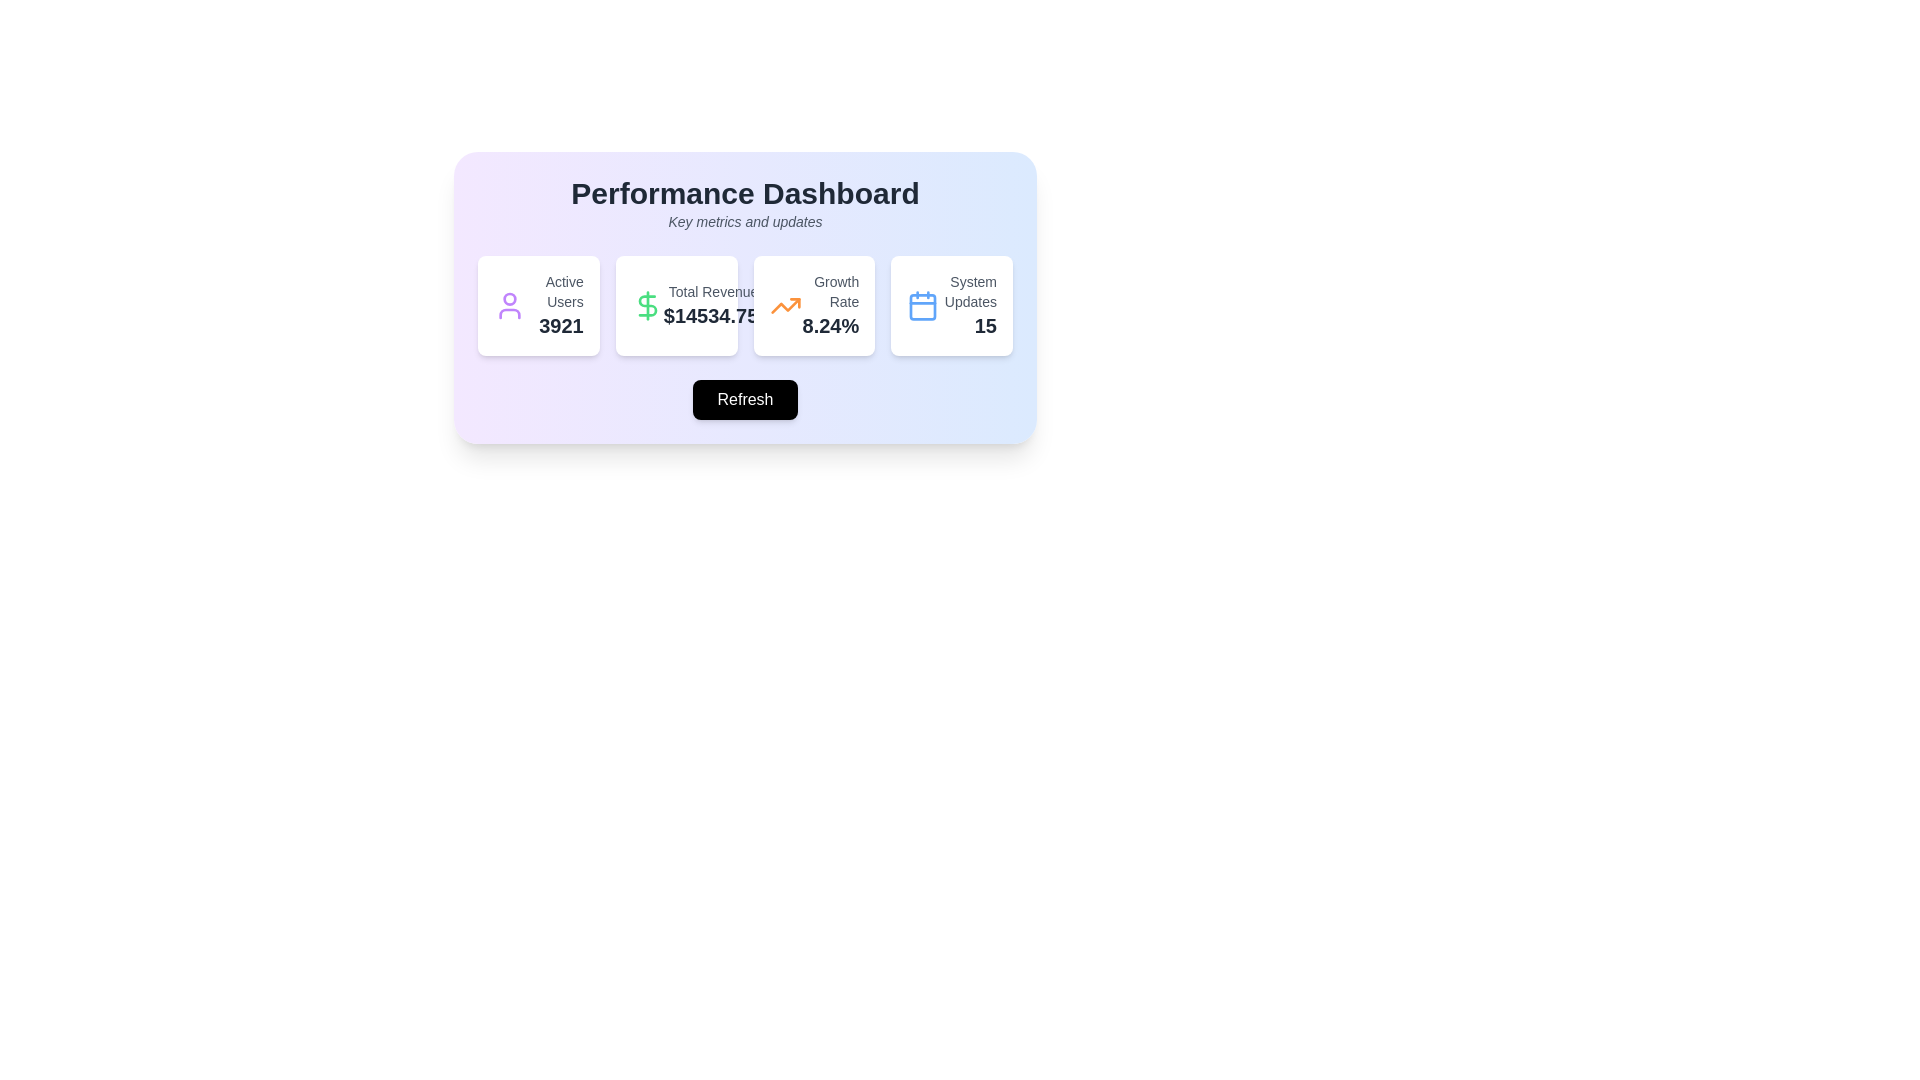 The image size is (1920, 1080). What do you see at coordinates (744, 193) in the screenshot?
I see `the static text element styled as a heading, which conveys the main title or purpose of the page section in the dashboard` at bounding box center [744, 193].